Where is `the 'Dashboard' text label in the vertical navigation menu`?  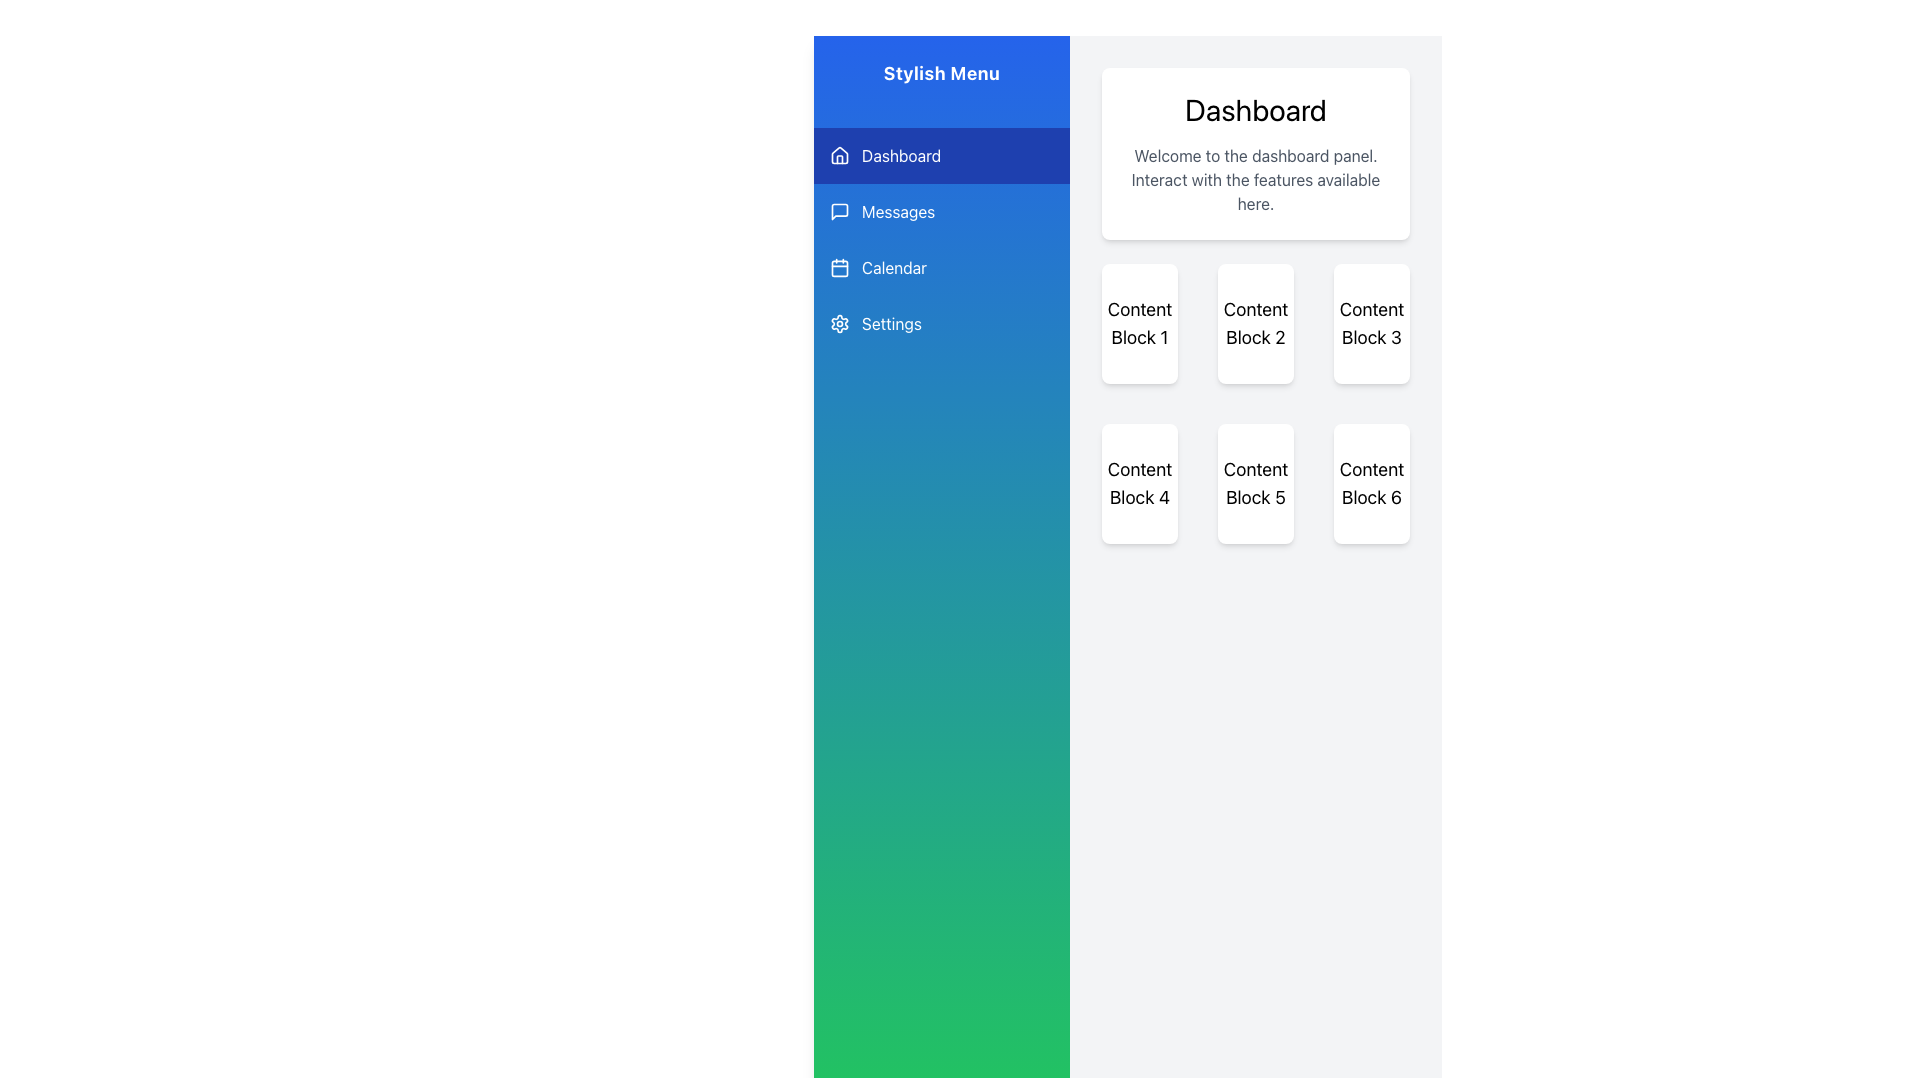
the 'Dashboard' text label in the vertical navigation menu is located at coordinates (900, 154).